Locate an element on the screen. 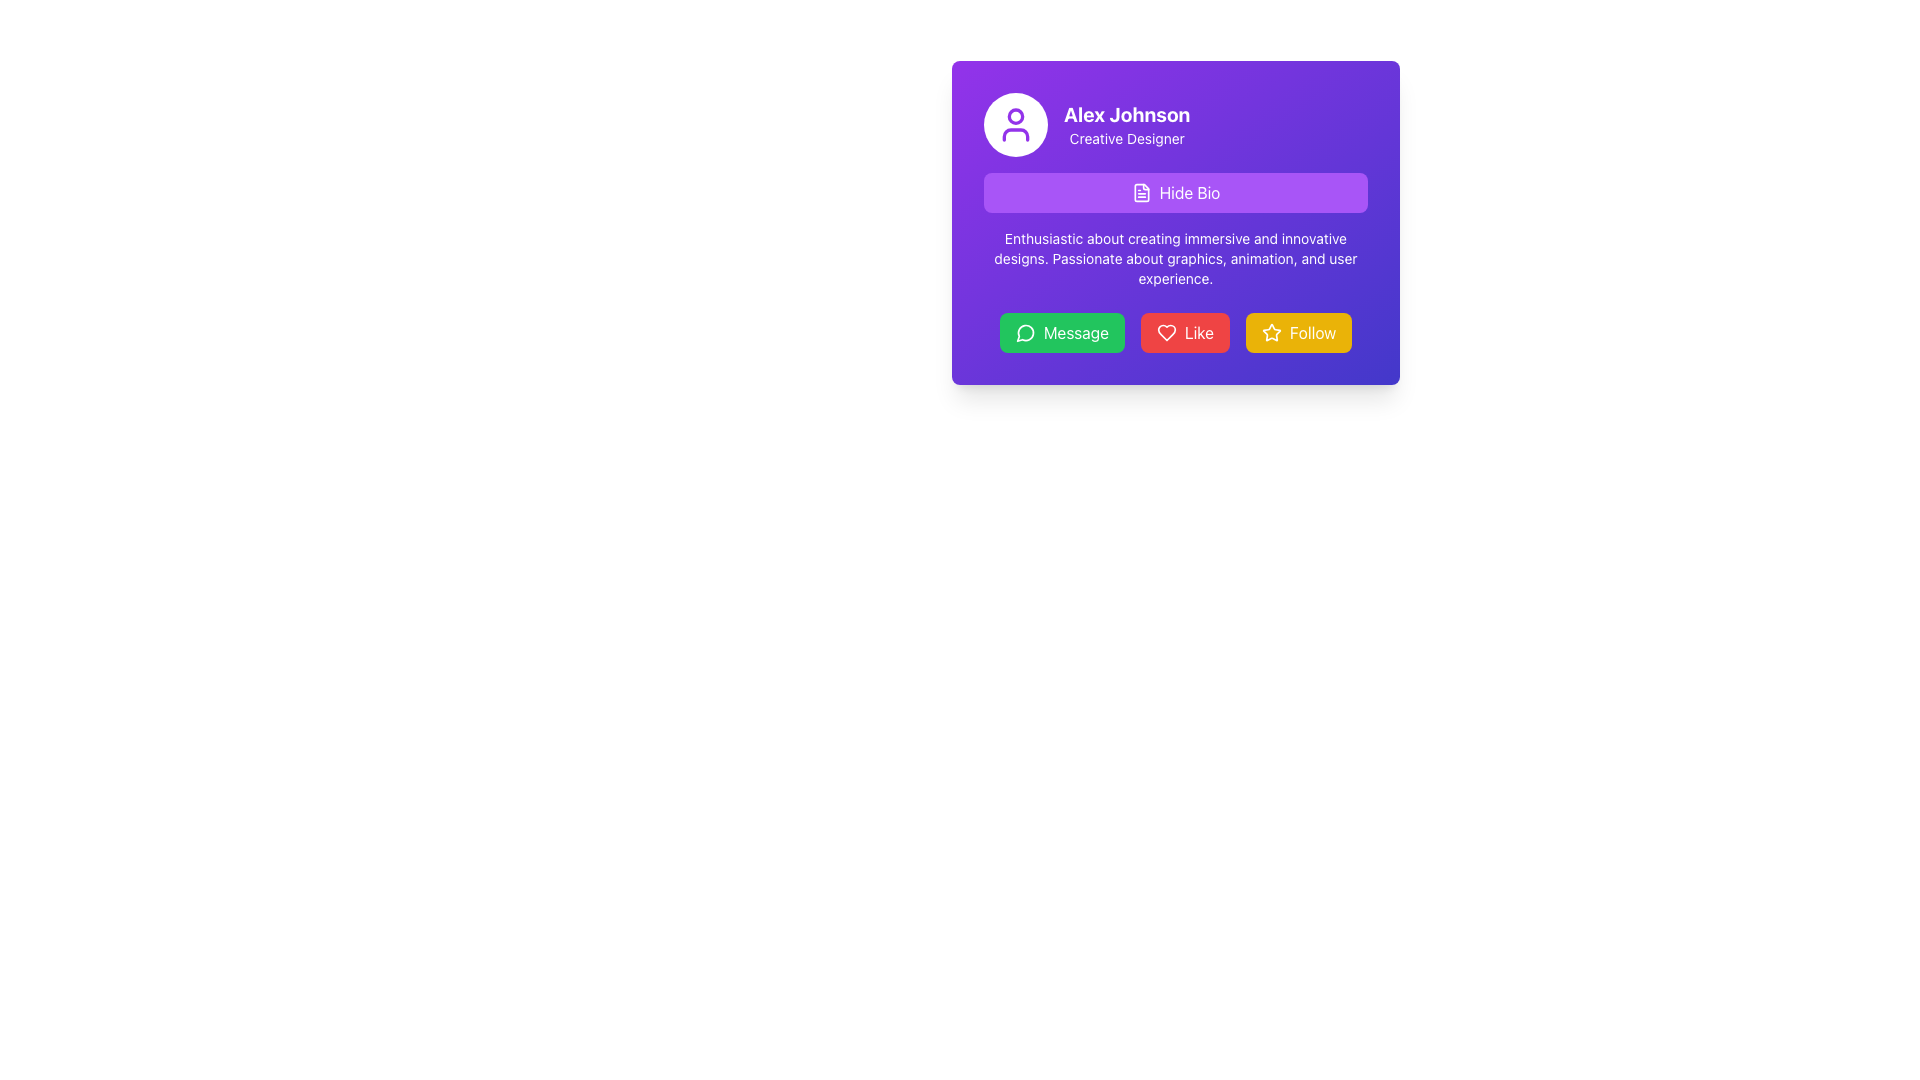 Image resolution: width=1920 pixels, height=1080 pixels. the star icon SVG graphic located in the bottom-right quadrant of the user profile card, which serves as a visual indicator for ratings or preferences is located at coordinates (1270, 330).